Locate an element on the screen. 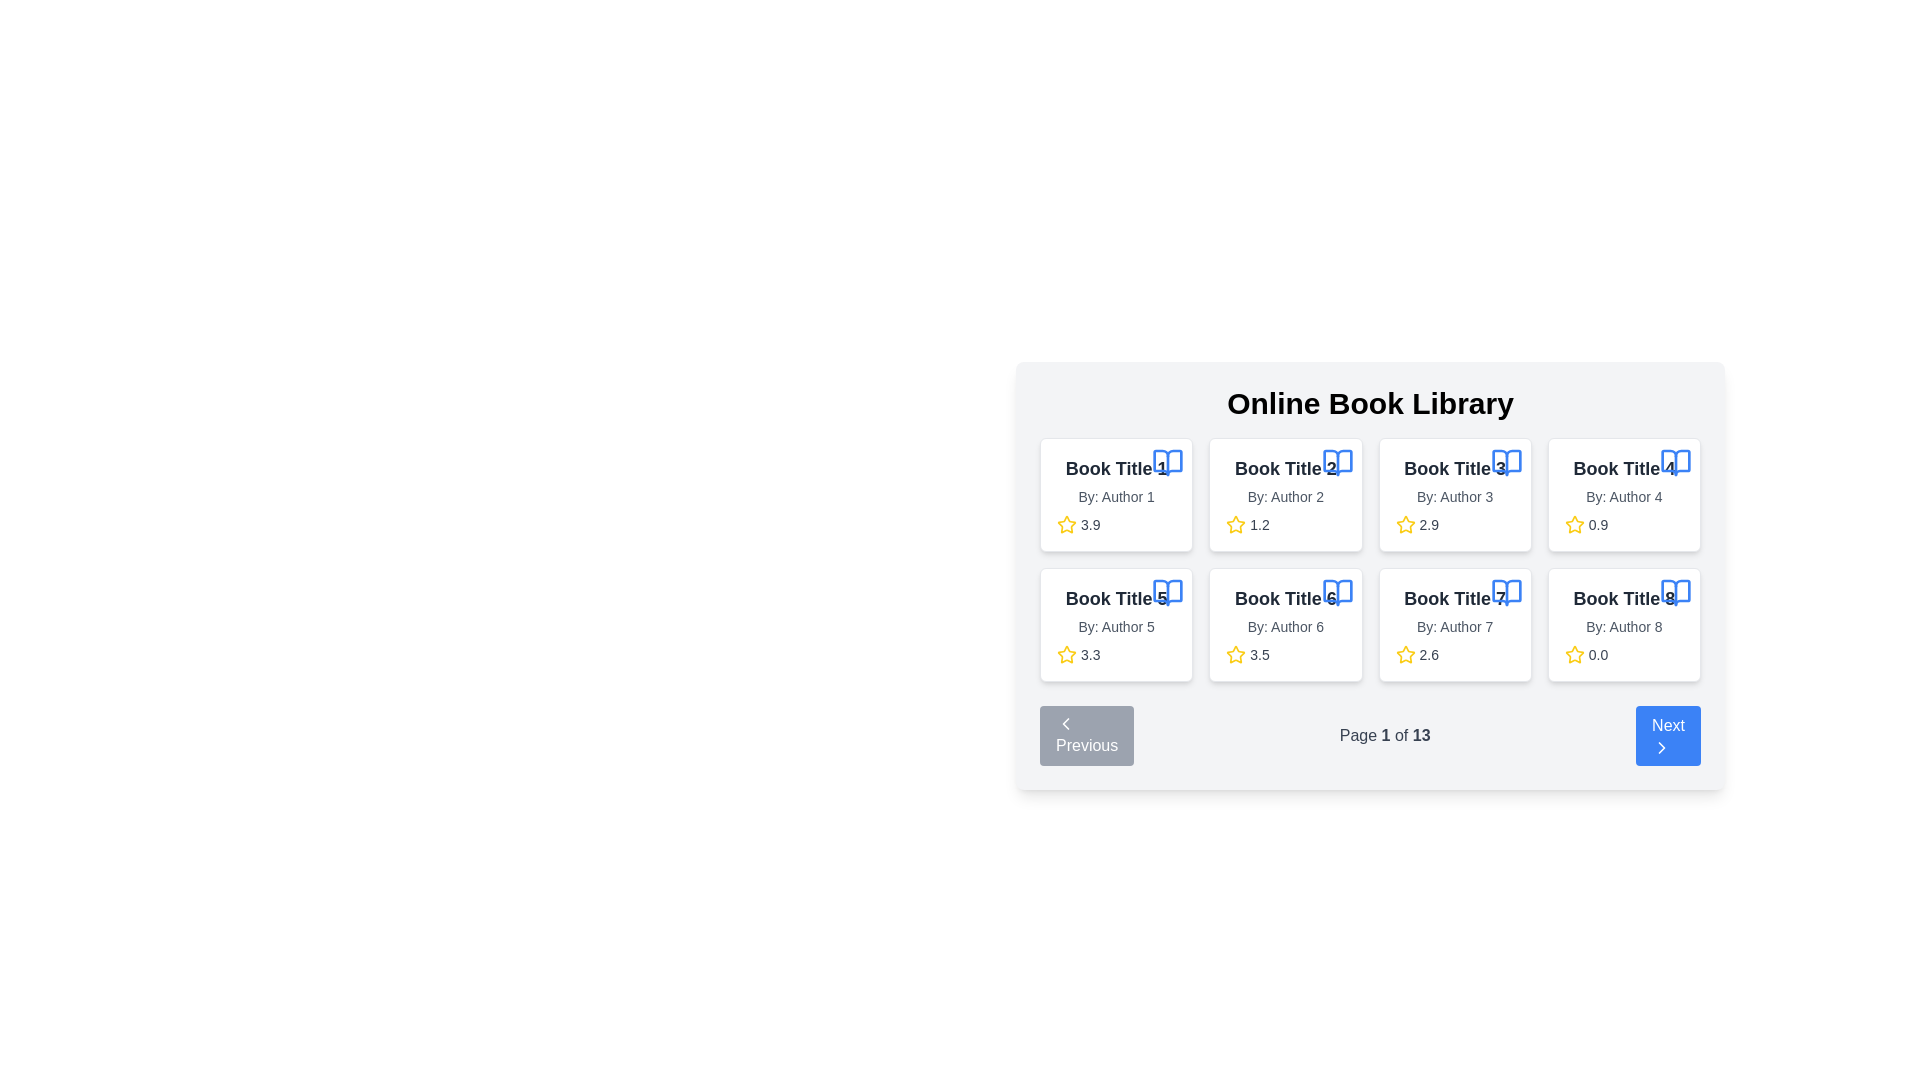  the Information Card displaying details about a book, located in the second row and third column of the grid layout is located at coordinates (1455, 623).